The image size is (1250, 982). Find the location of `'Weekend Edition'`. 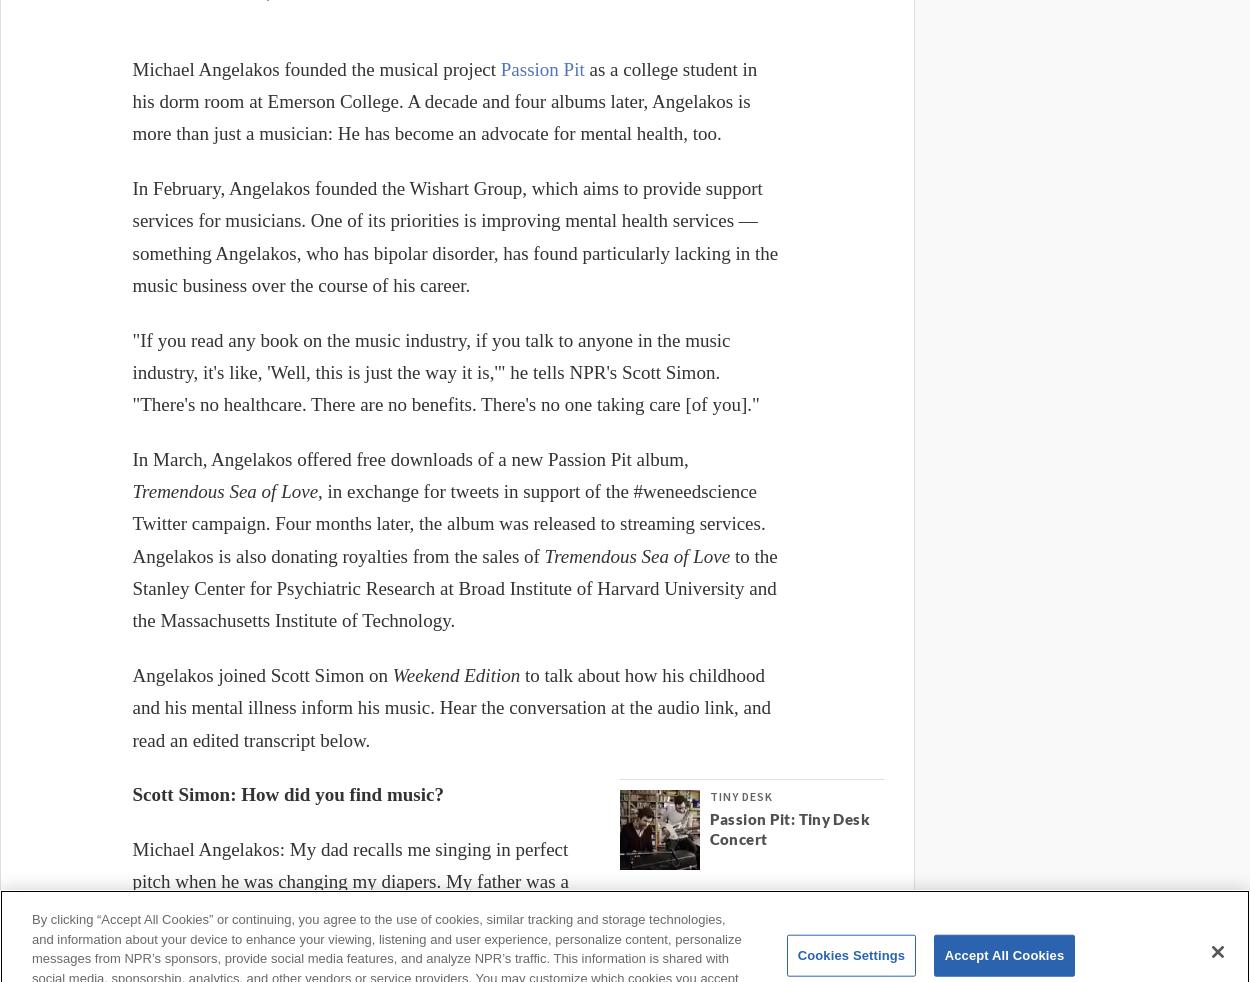

'Weekend Edition' is located at coordinates (457, 673).